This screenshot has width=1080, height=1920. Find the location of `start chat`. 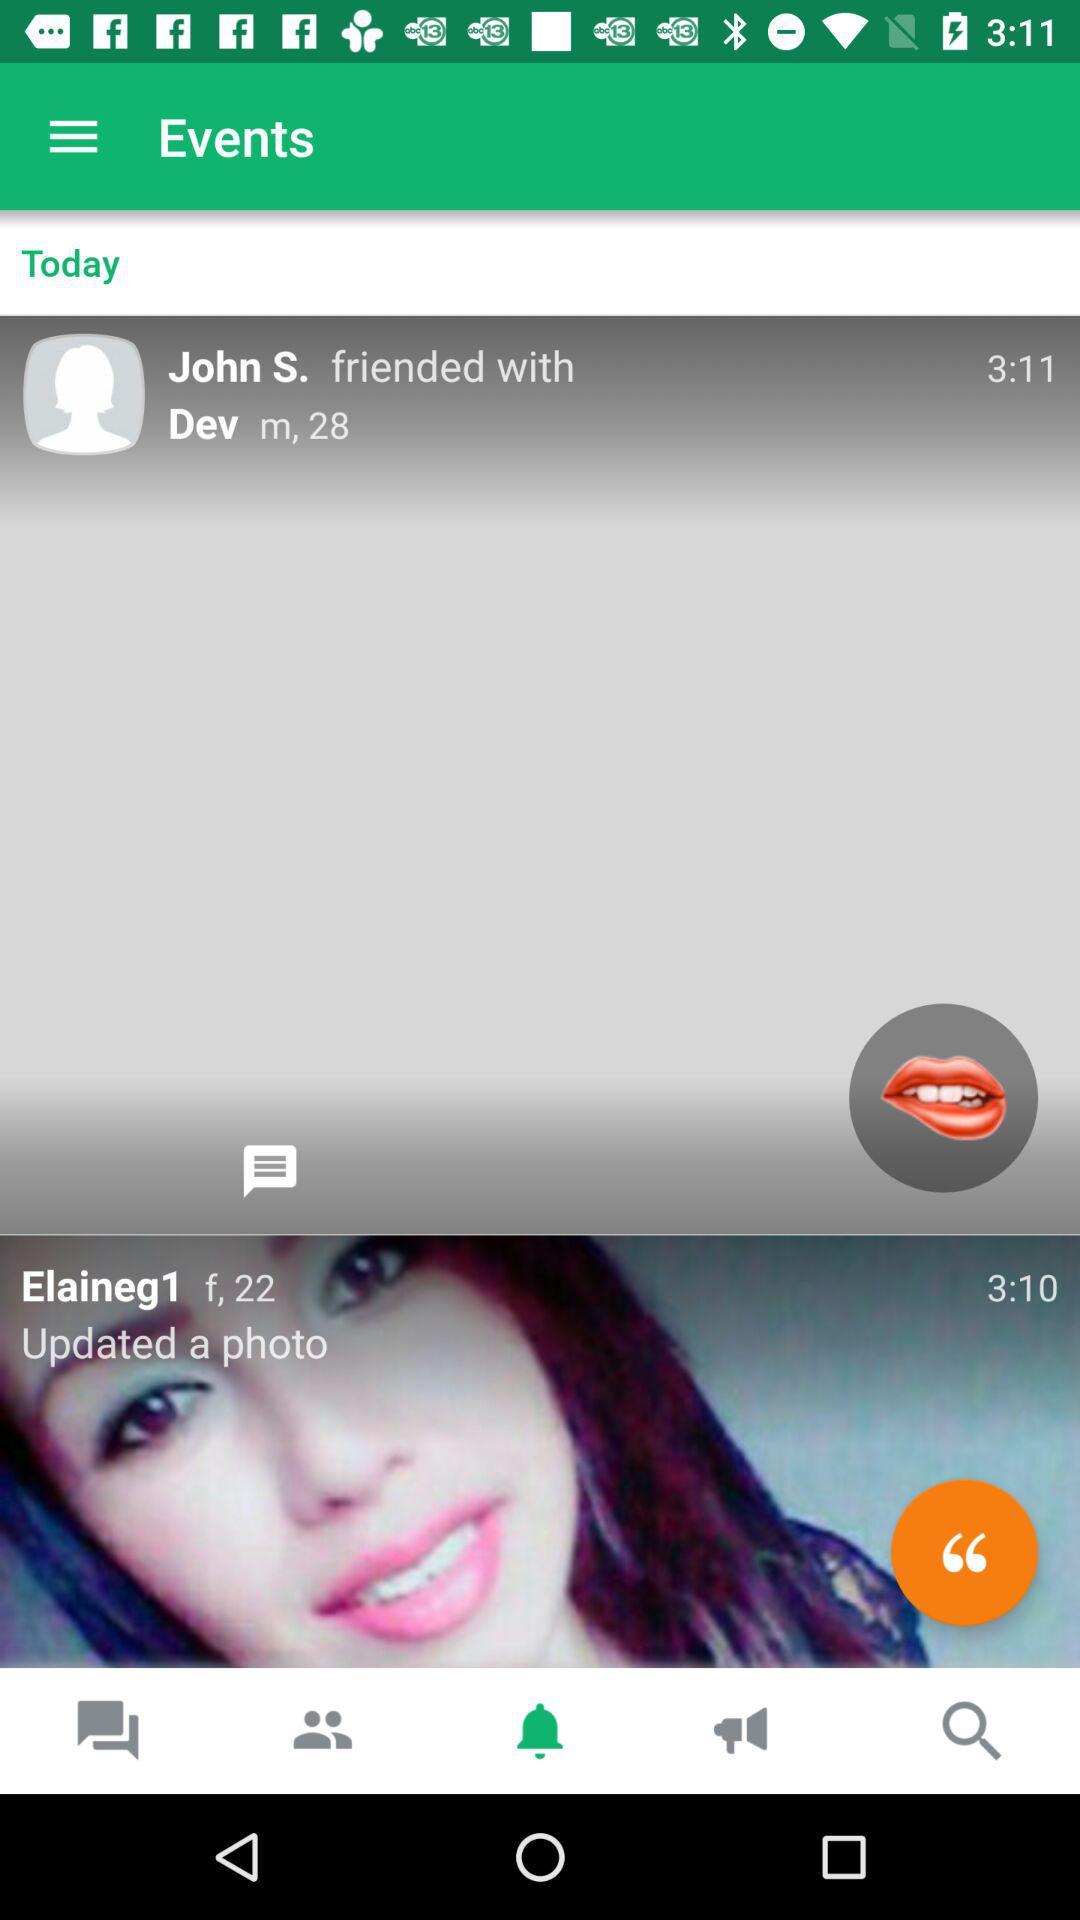

start chat is located at coordinates (270, 1171).